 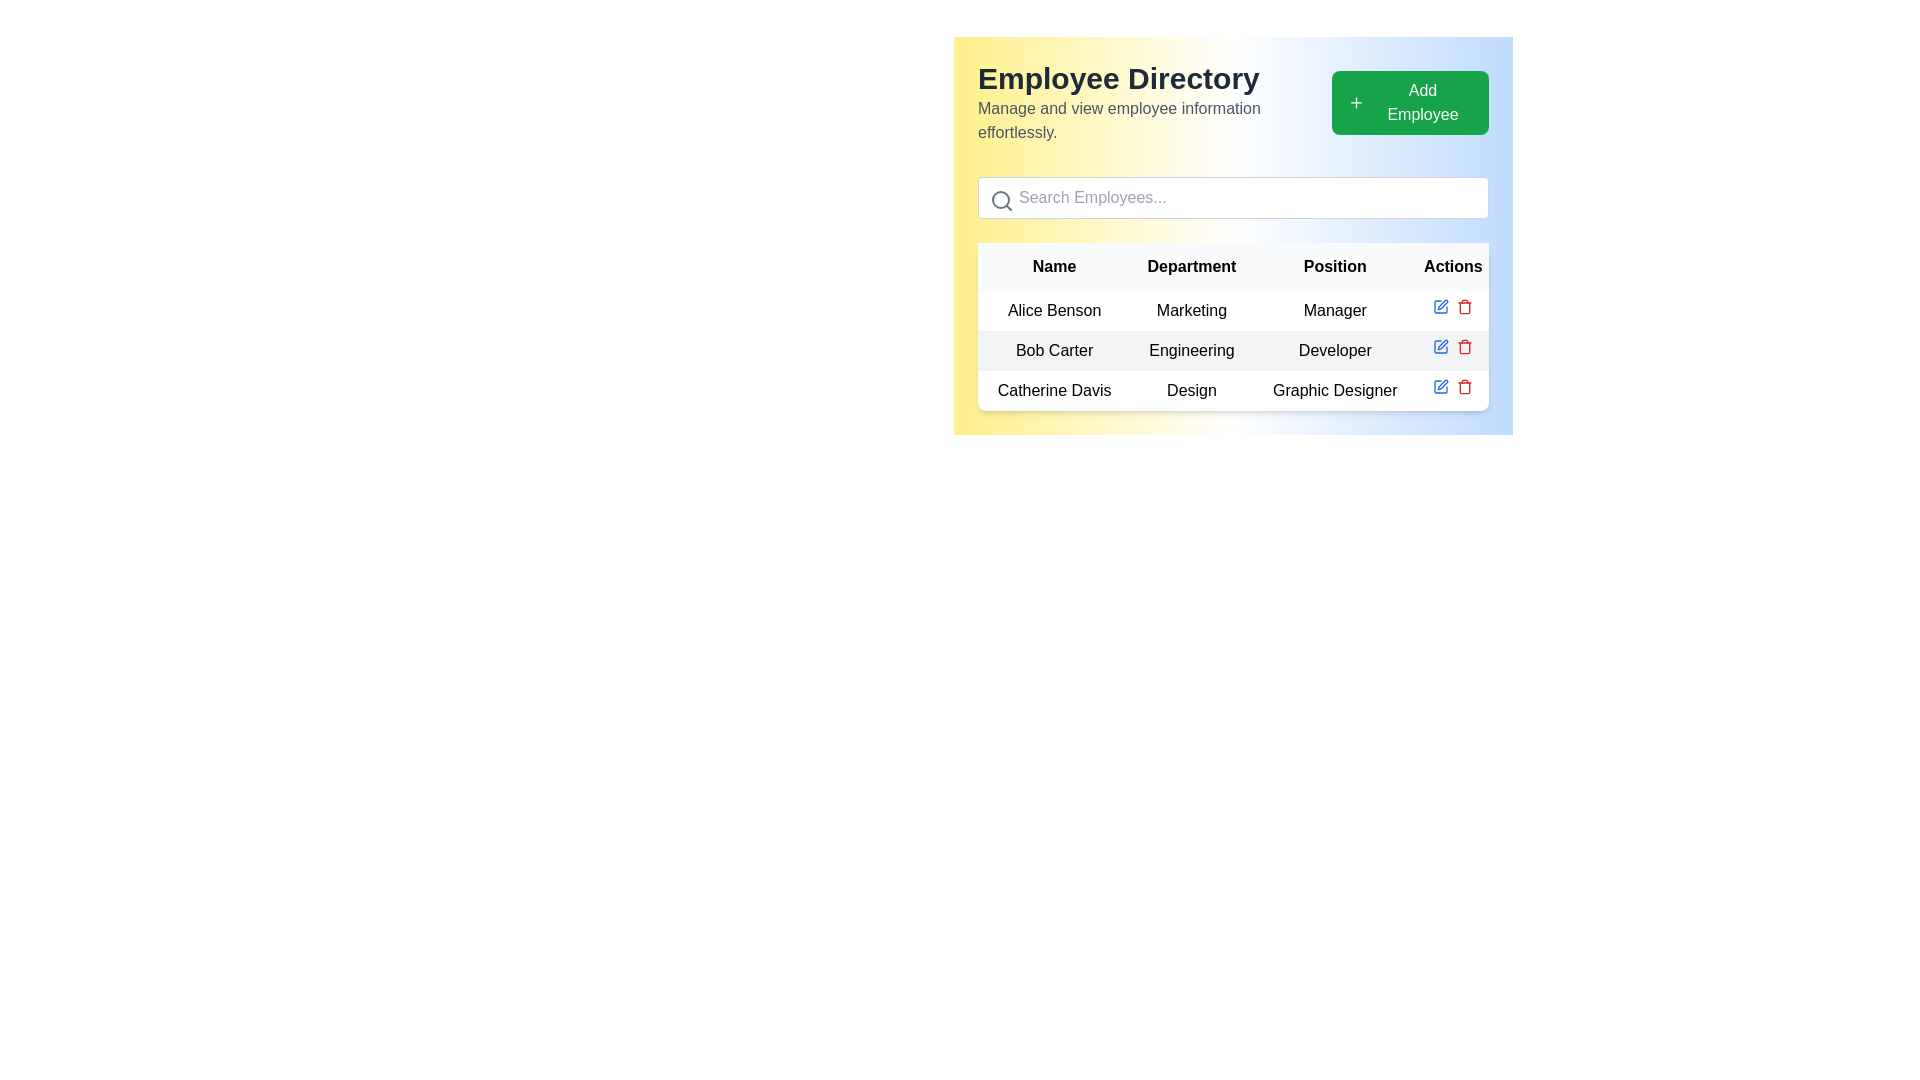 What do you see at coordinates (1335, 265) in the screenshot?
I see `the text label displaying 'Position' in bold black font, which is the third item in the table header row, positioned between 'Department' and 'Actions'` at bounding box center [1335, 265].